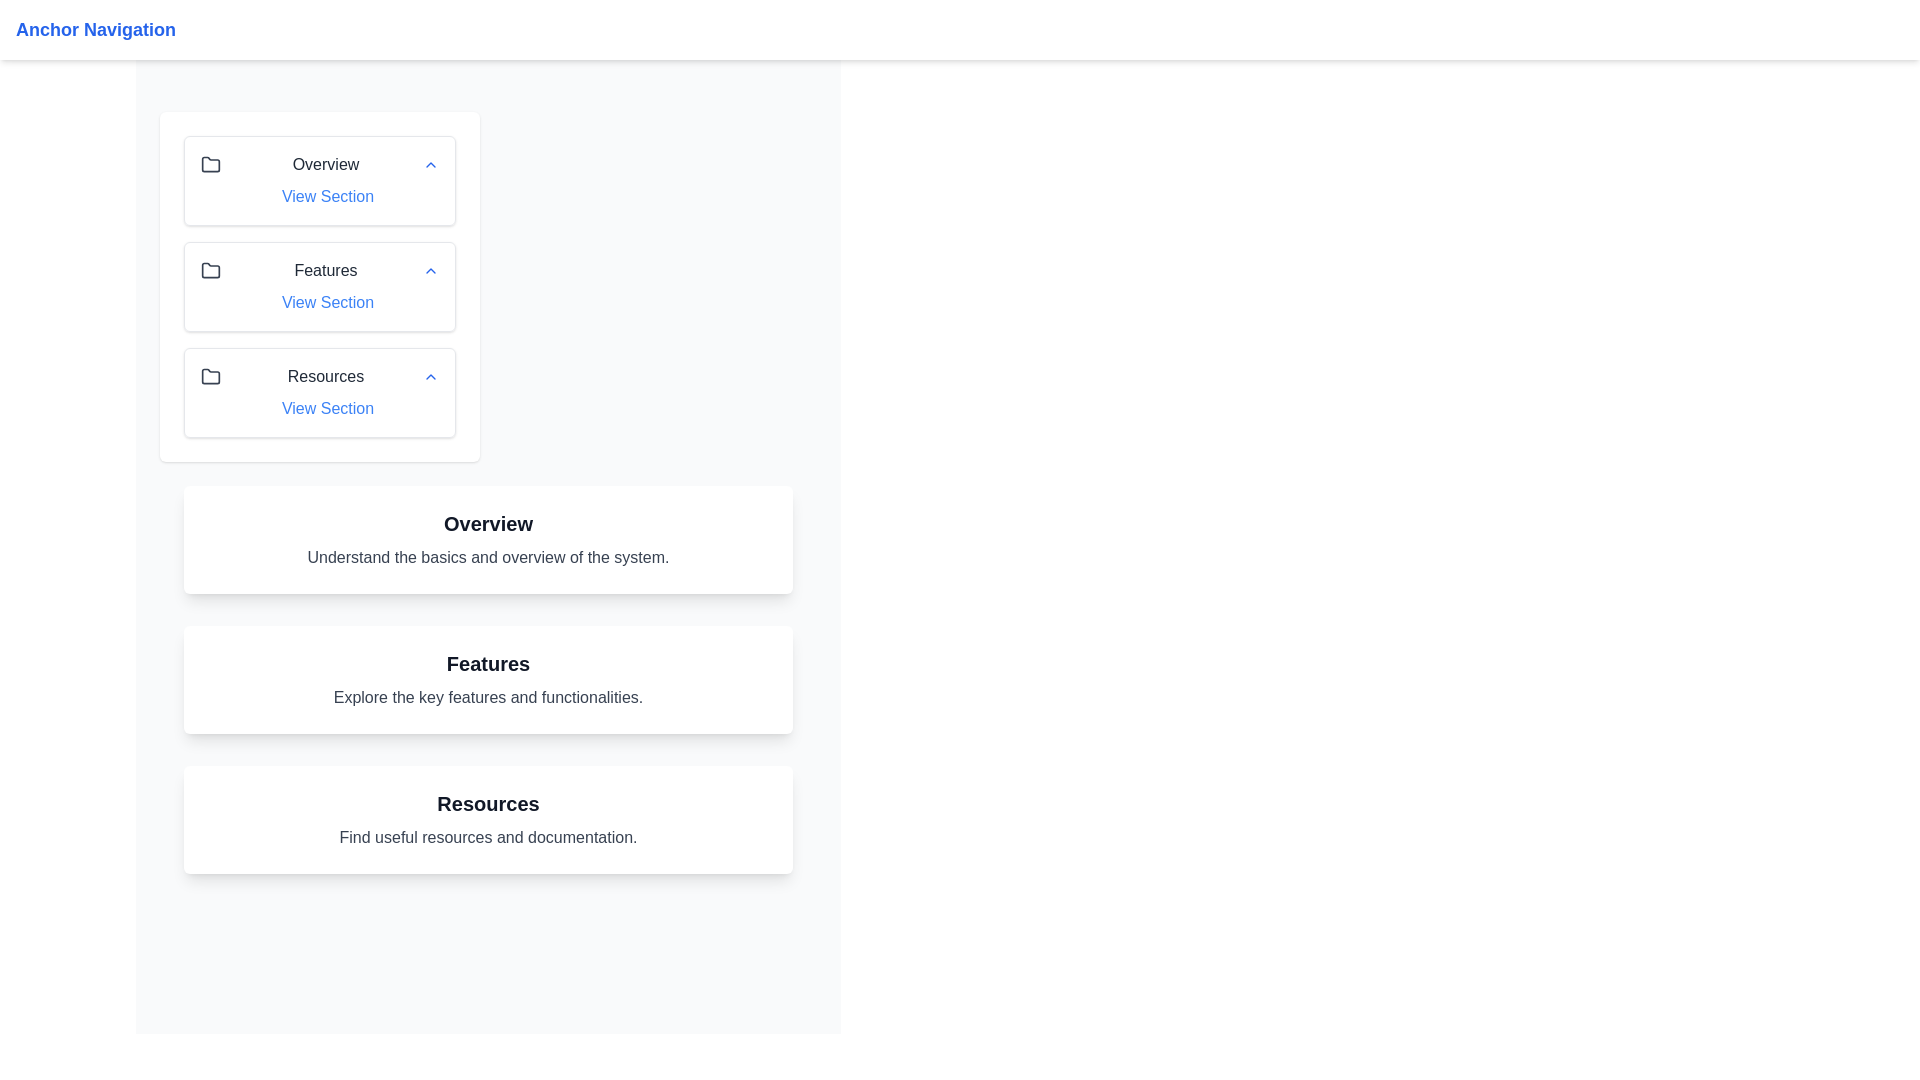 This screenshot has height=1080, width=1920. What do you see at coordinates (327, 407) in the screenshot?
I see `the third 'View Section' hyperlink in the vertical navigation list` at bounding box center [327, 407].